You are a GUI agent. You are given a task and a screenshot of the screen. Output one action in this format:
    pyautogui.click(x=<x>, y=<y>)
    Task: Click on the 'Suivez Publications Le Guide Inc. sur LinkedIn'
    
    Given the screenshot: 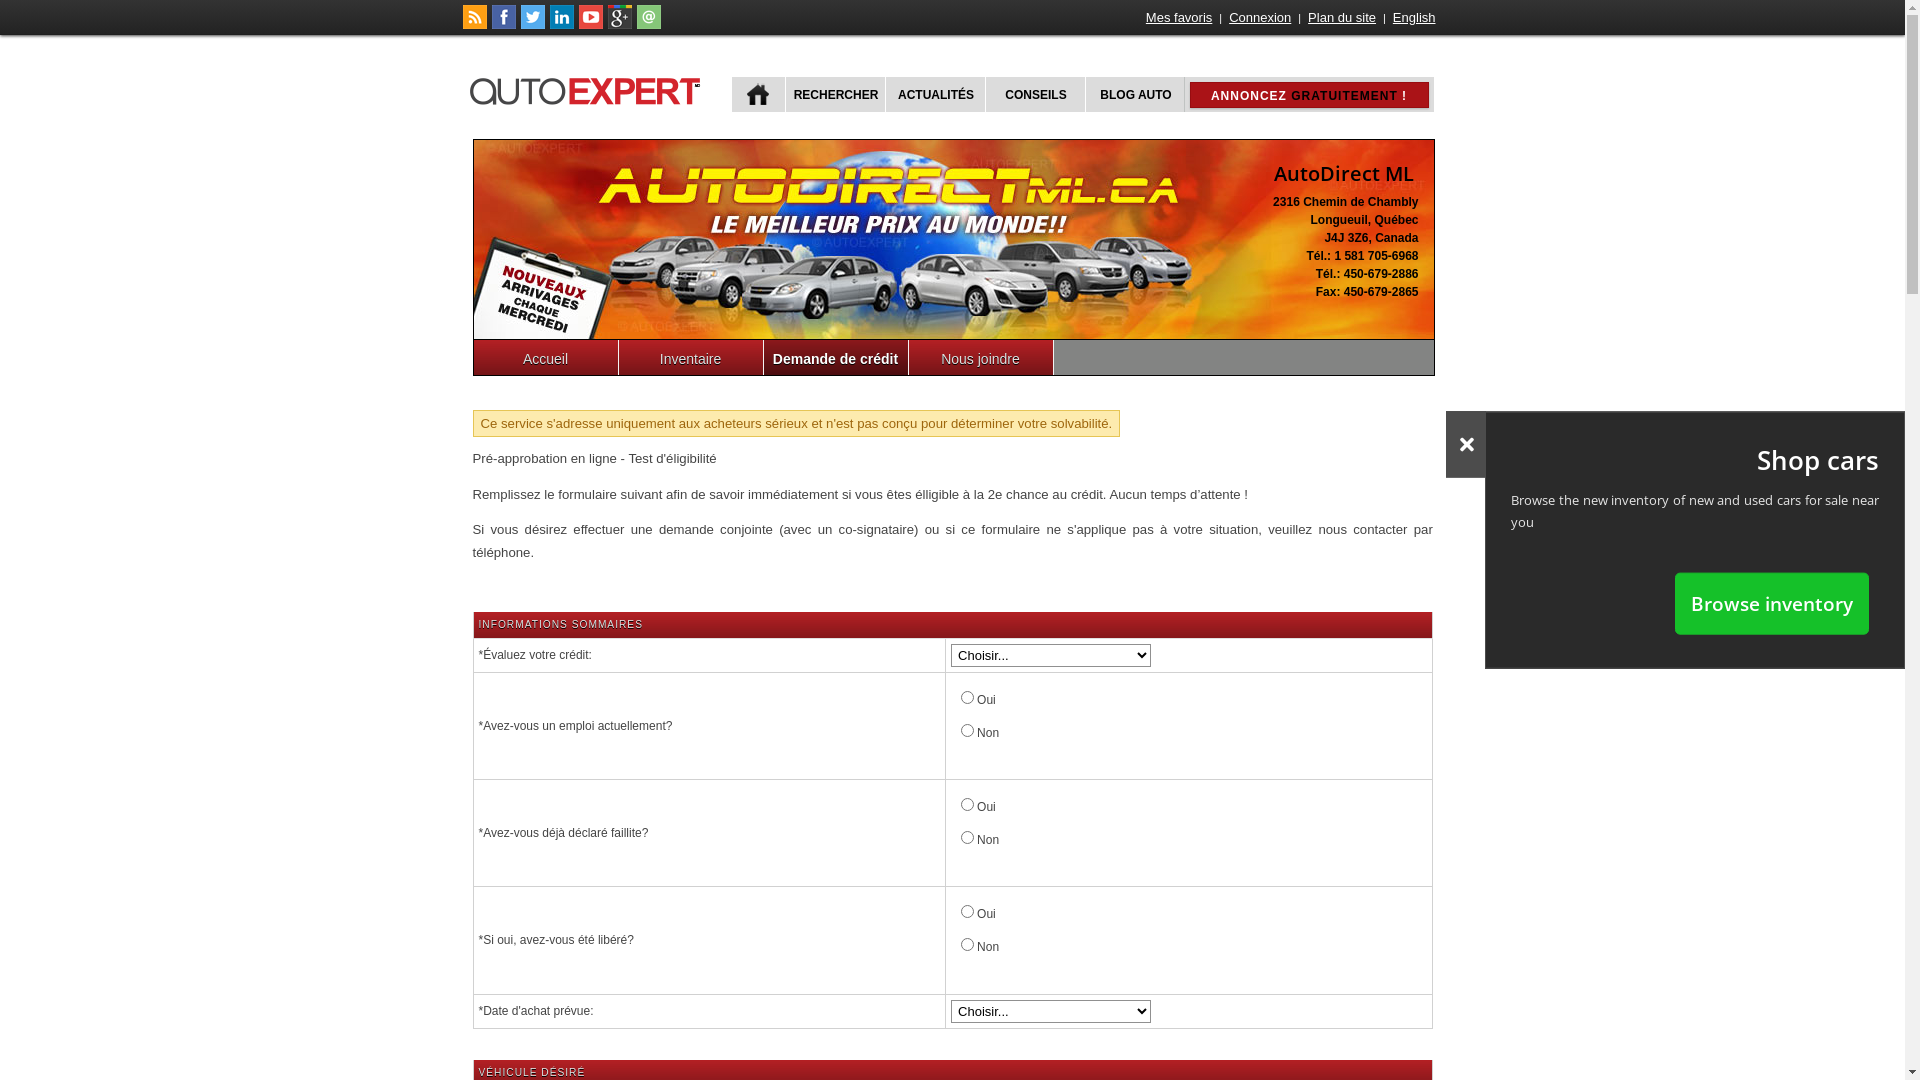 What is the action you would take?
    pyautogui.click(x=560, y=24)
    